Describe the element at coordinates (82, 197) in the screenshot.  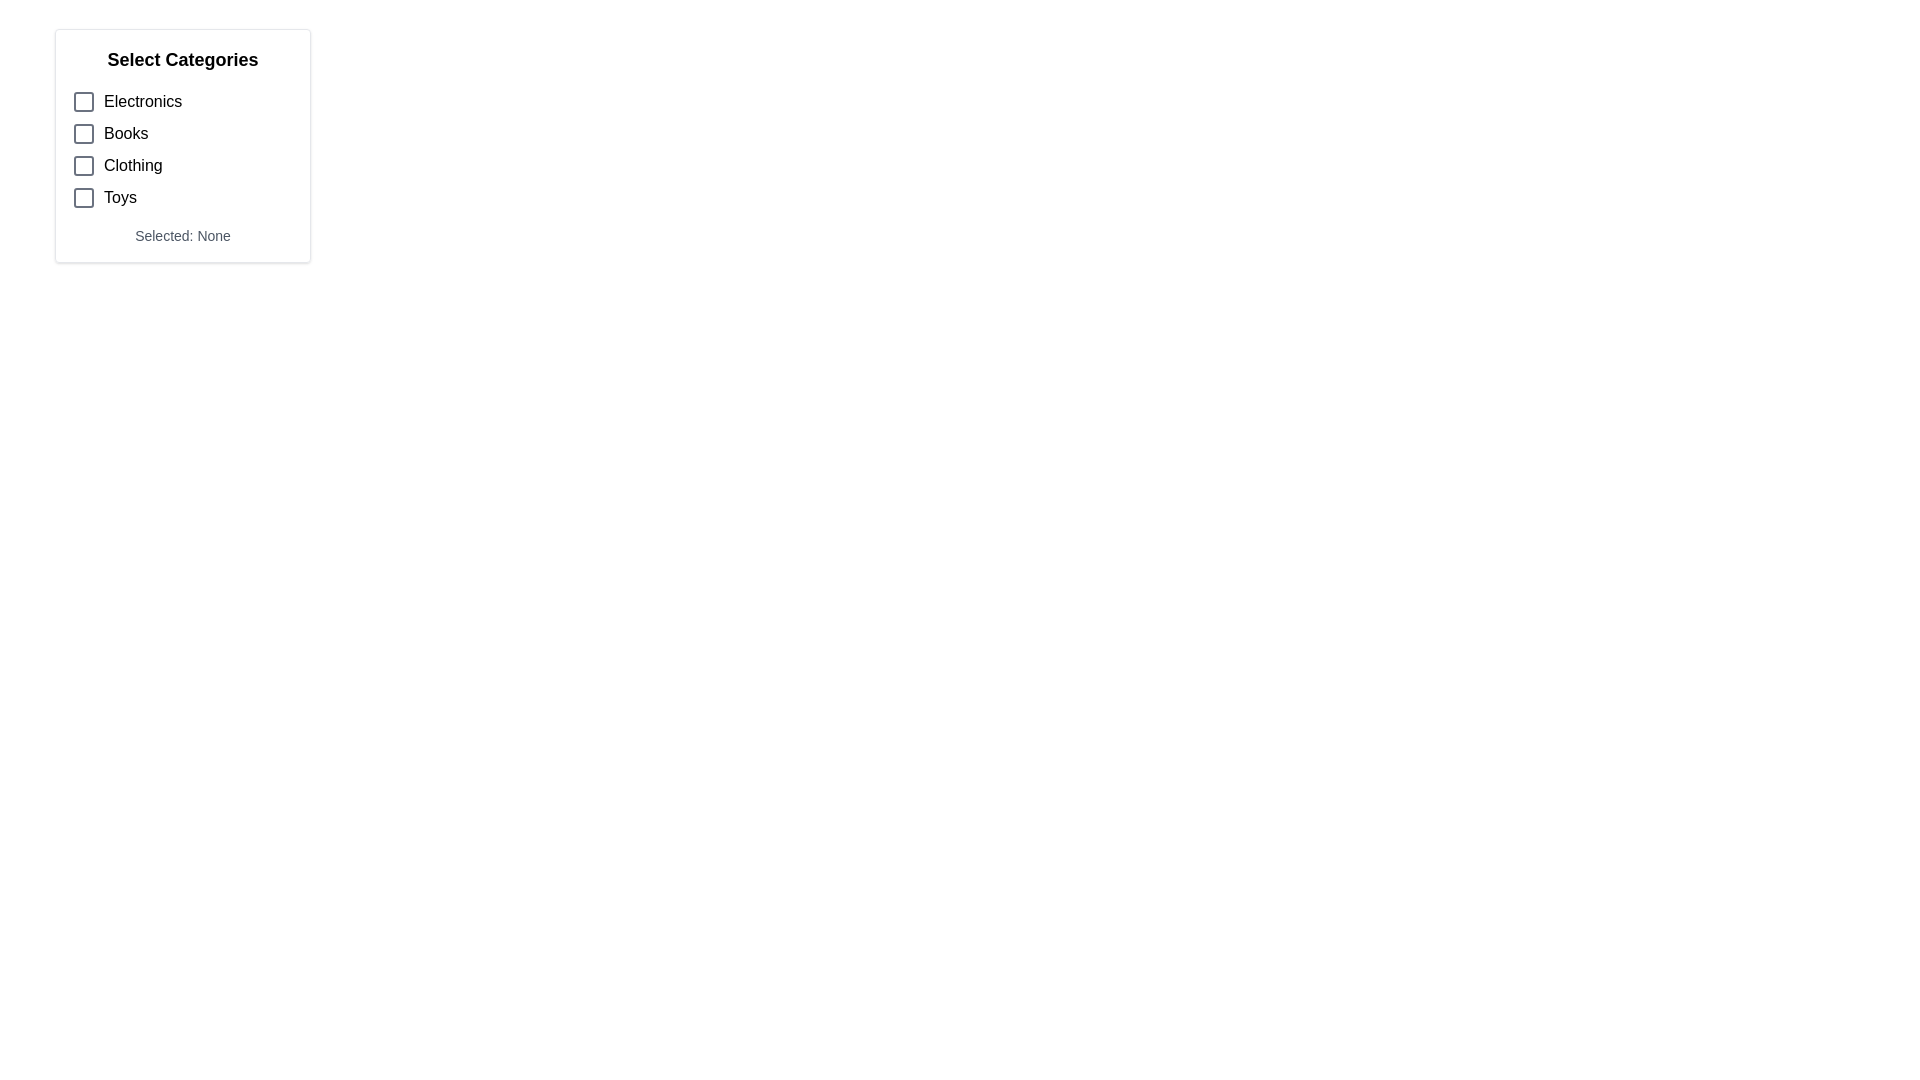
I see `the unchecked checkbox for 'Toys' in the fourth row under 'Select Categories'` at that location.